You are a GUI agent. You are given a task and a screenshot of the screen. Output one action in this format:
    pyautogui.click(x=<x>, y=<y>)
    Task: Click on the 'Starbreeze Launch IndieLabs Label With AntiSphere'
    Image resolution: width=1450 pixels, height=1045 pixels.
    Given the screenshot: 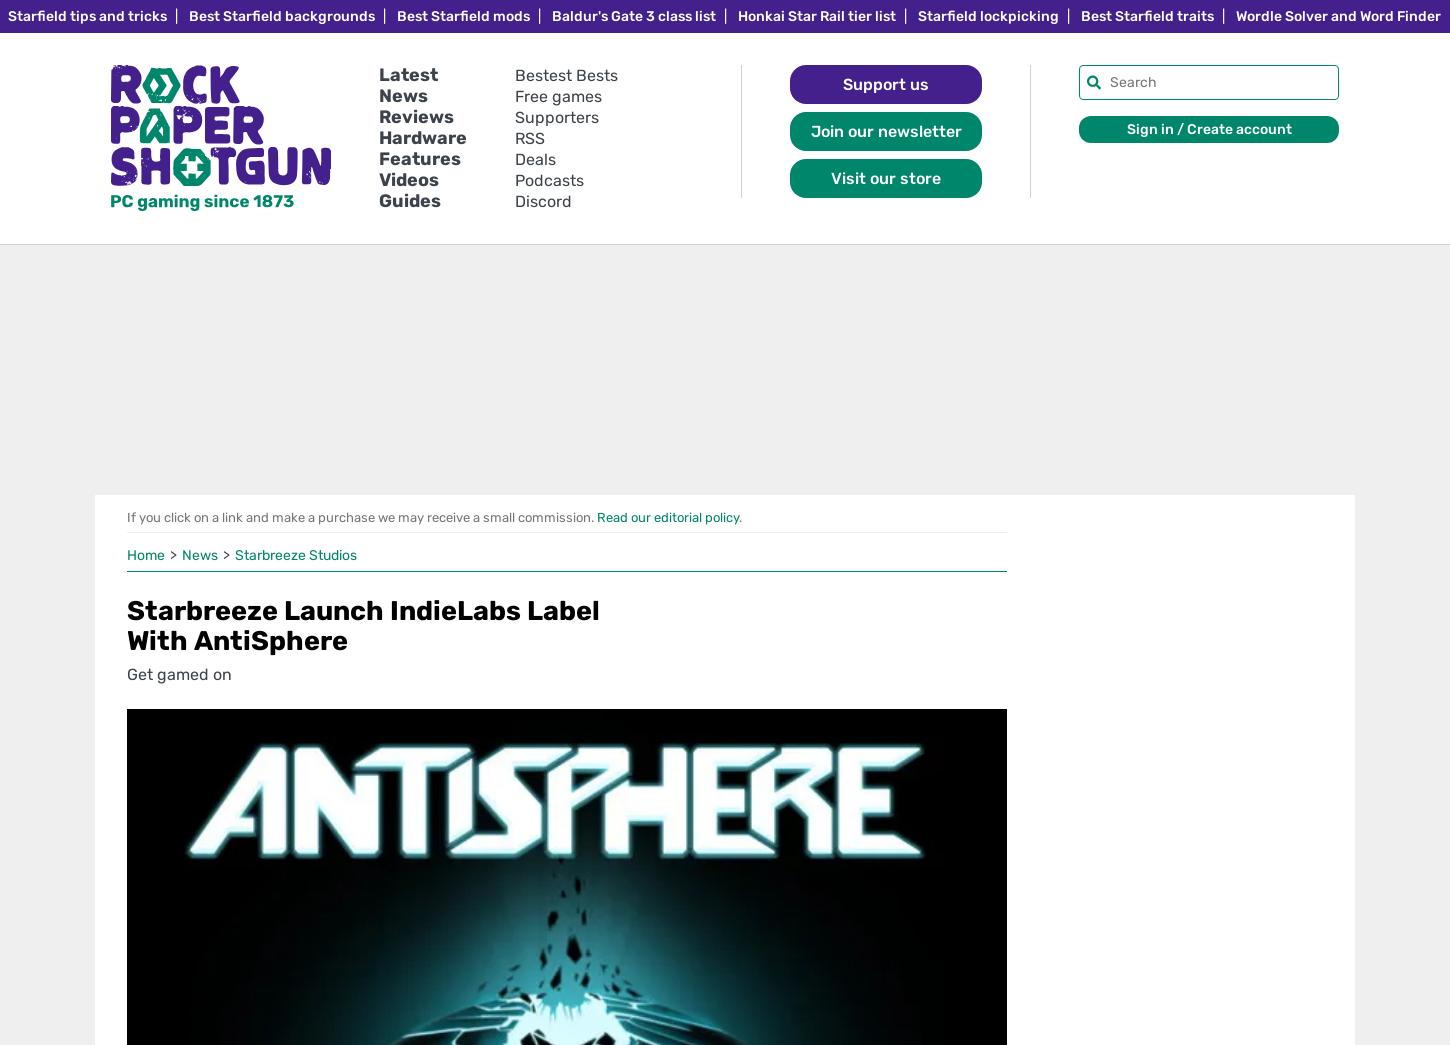 What is the action you would take?
    pyautogui.click(x=362, y=624)
    